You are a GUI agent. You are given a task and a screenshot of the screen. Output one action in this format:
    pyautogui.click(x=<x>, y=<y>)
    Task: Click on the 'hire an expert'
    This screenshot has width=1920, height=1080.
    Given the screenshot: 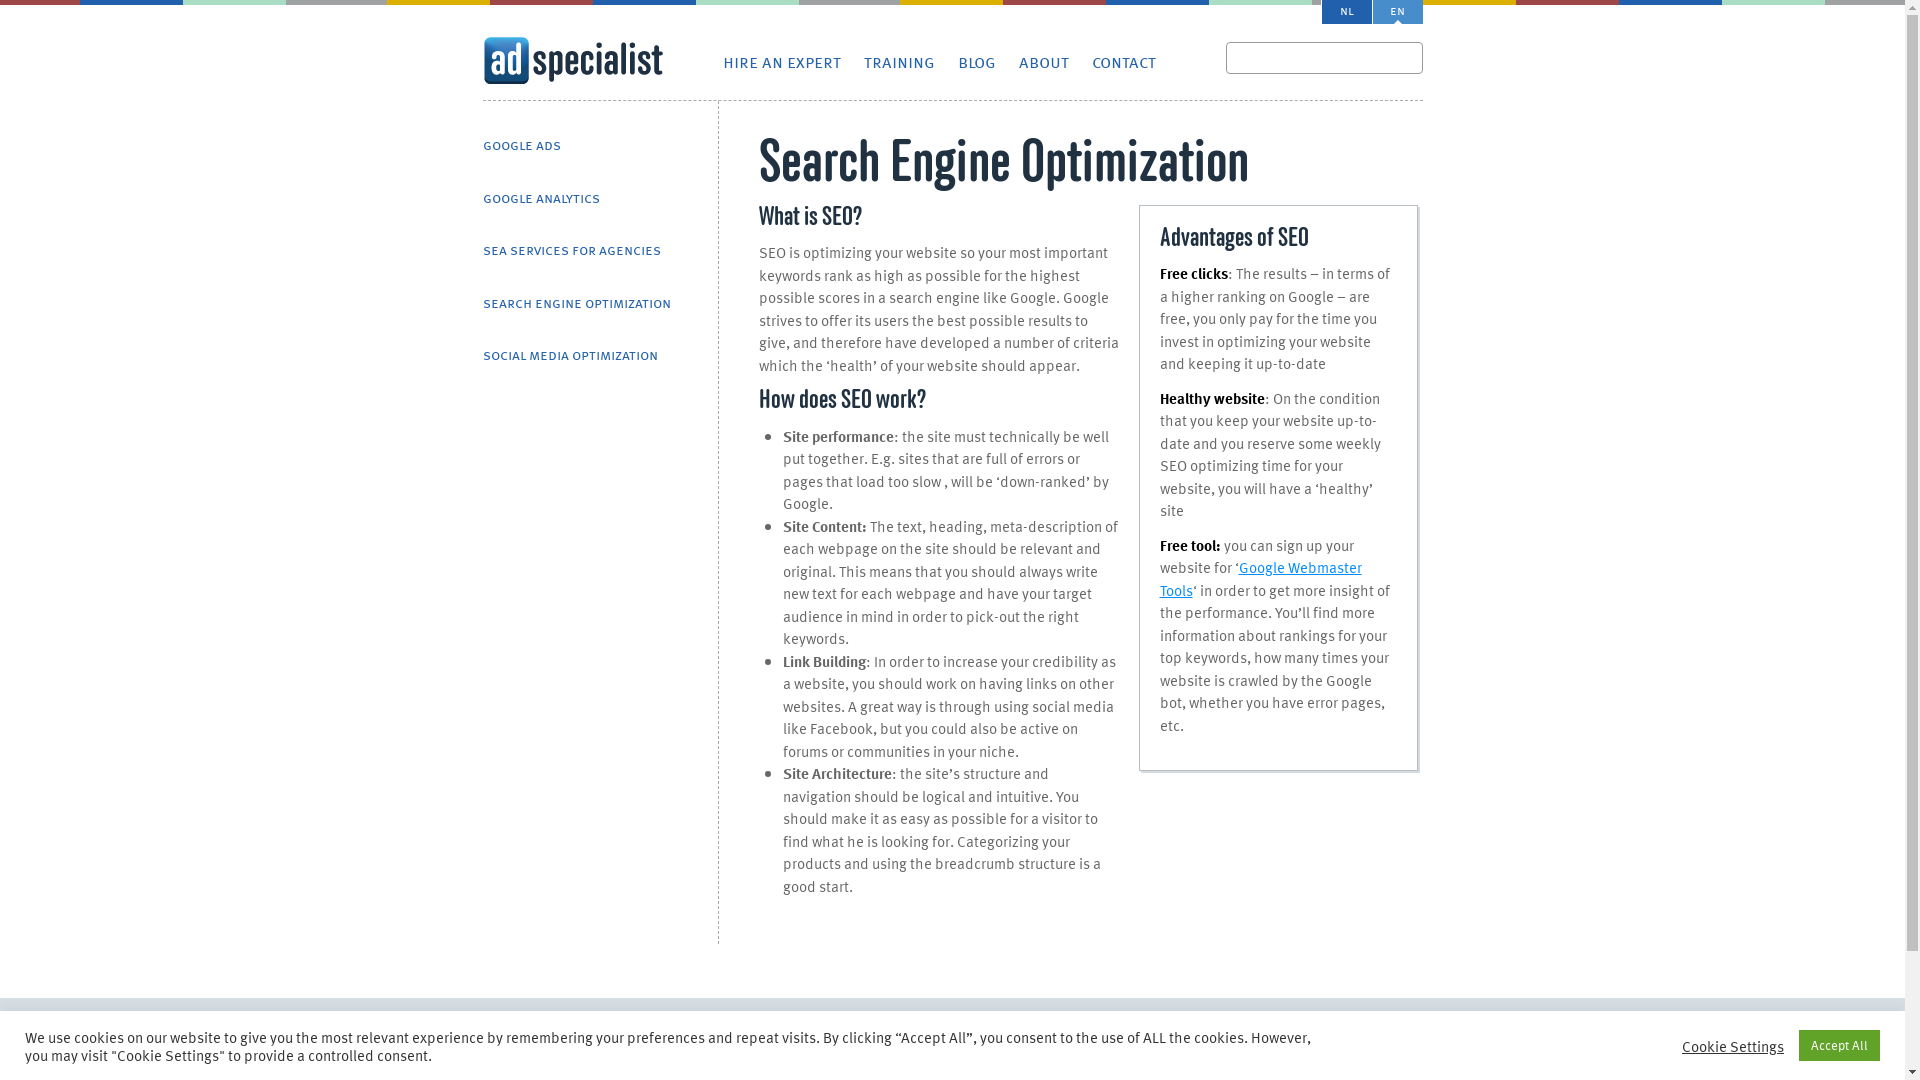 What is the action you would take?
    pyautogui.click(x=720, y=61)
    